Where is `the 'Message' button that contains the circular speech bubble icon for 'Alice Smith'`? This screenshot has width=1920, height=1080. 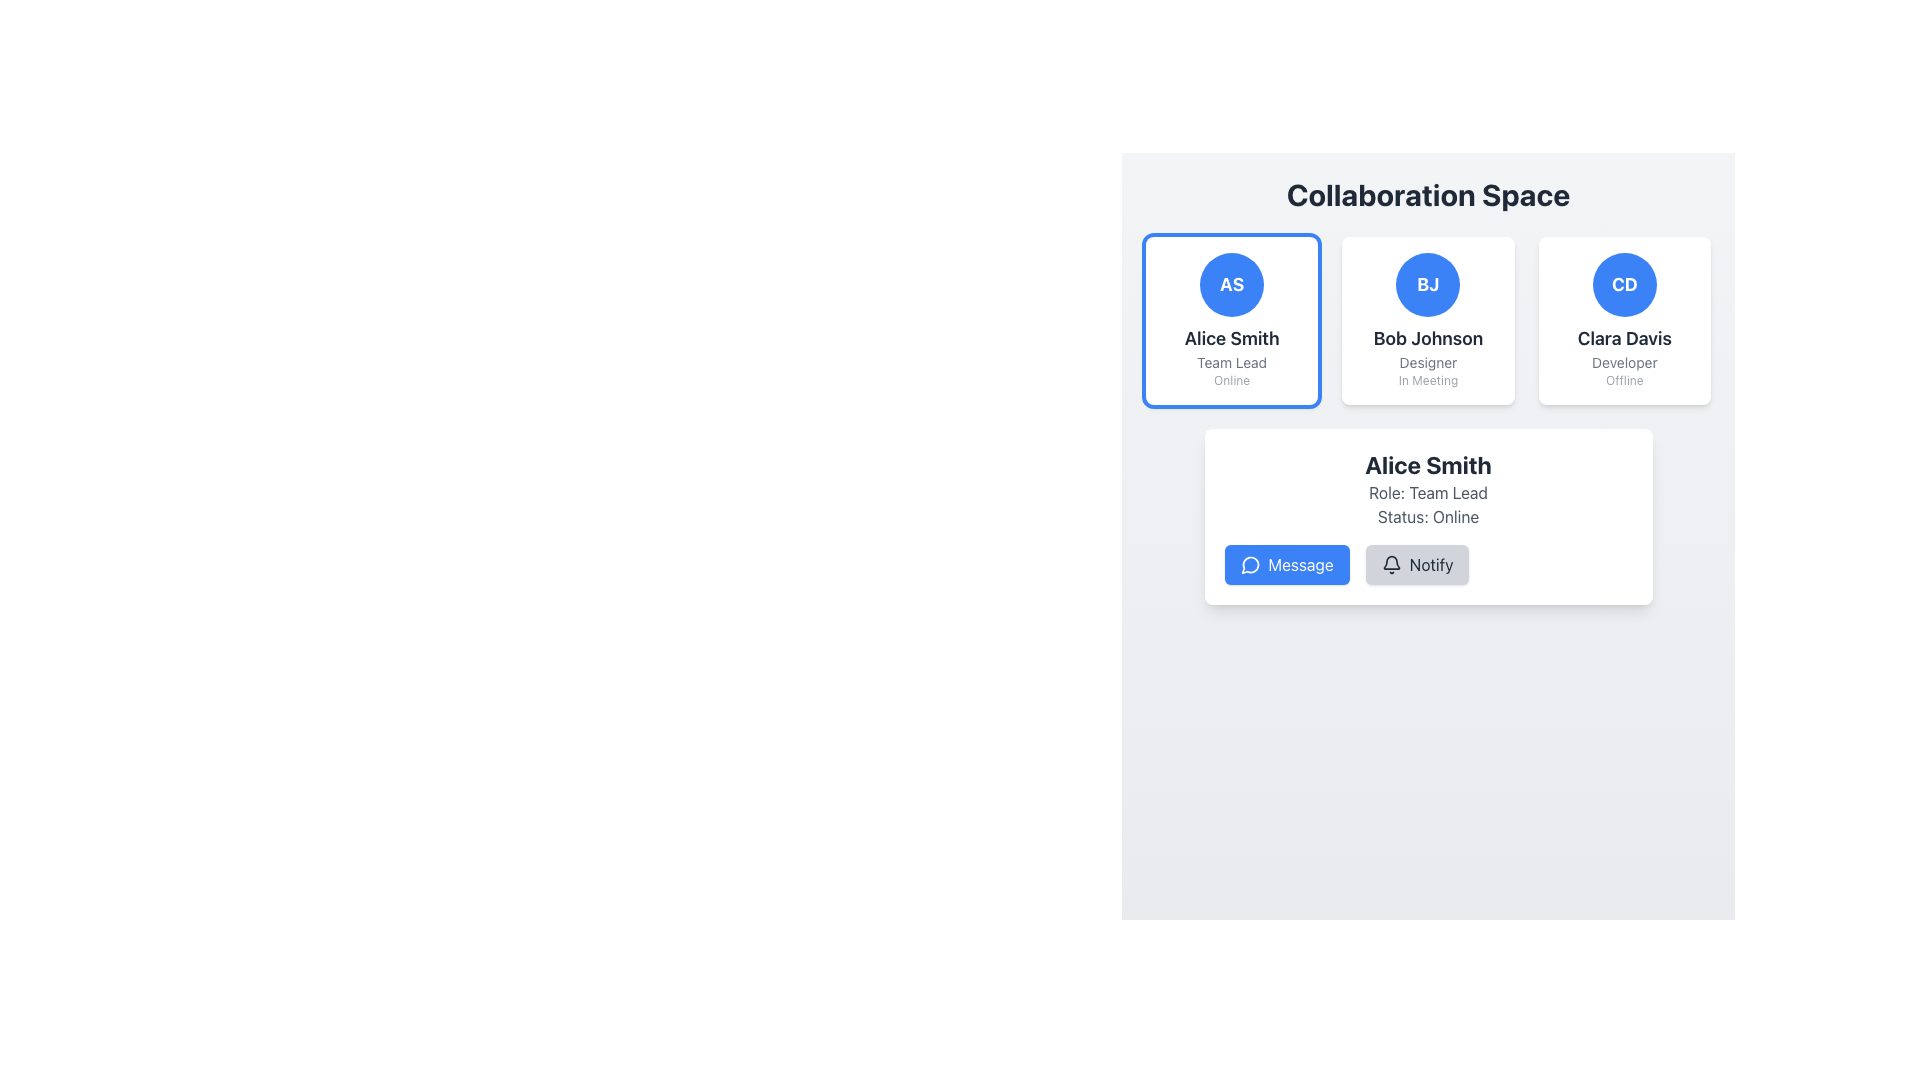
the 'Message' button that contains the circular speech bubble icon for 'Alice Smith' is located at coordinates (1249, 564).